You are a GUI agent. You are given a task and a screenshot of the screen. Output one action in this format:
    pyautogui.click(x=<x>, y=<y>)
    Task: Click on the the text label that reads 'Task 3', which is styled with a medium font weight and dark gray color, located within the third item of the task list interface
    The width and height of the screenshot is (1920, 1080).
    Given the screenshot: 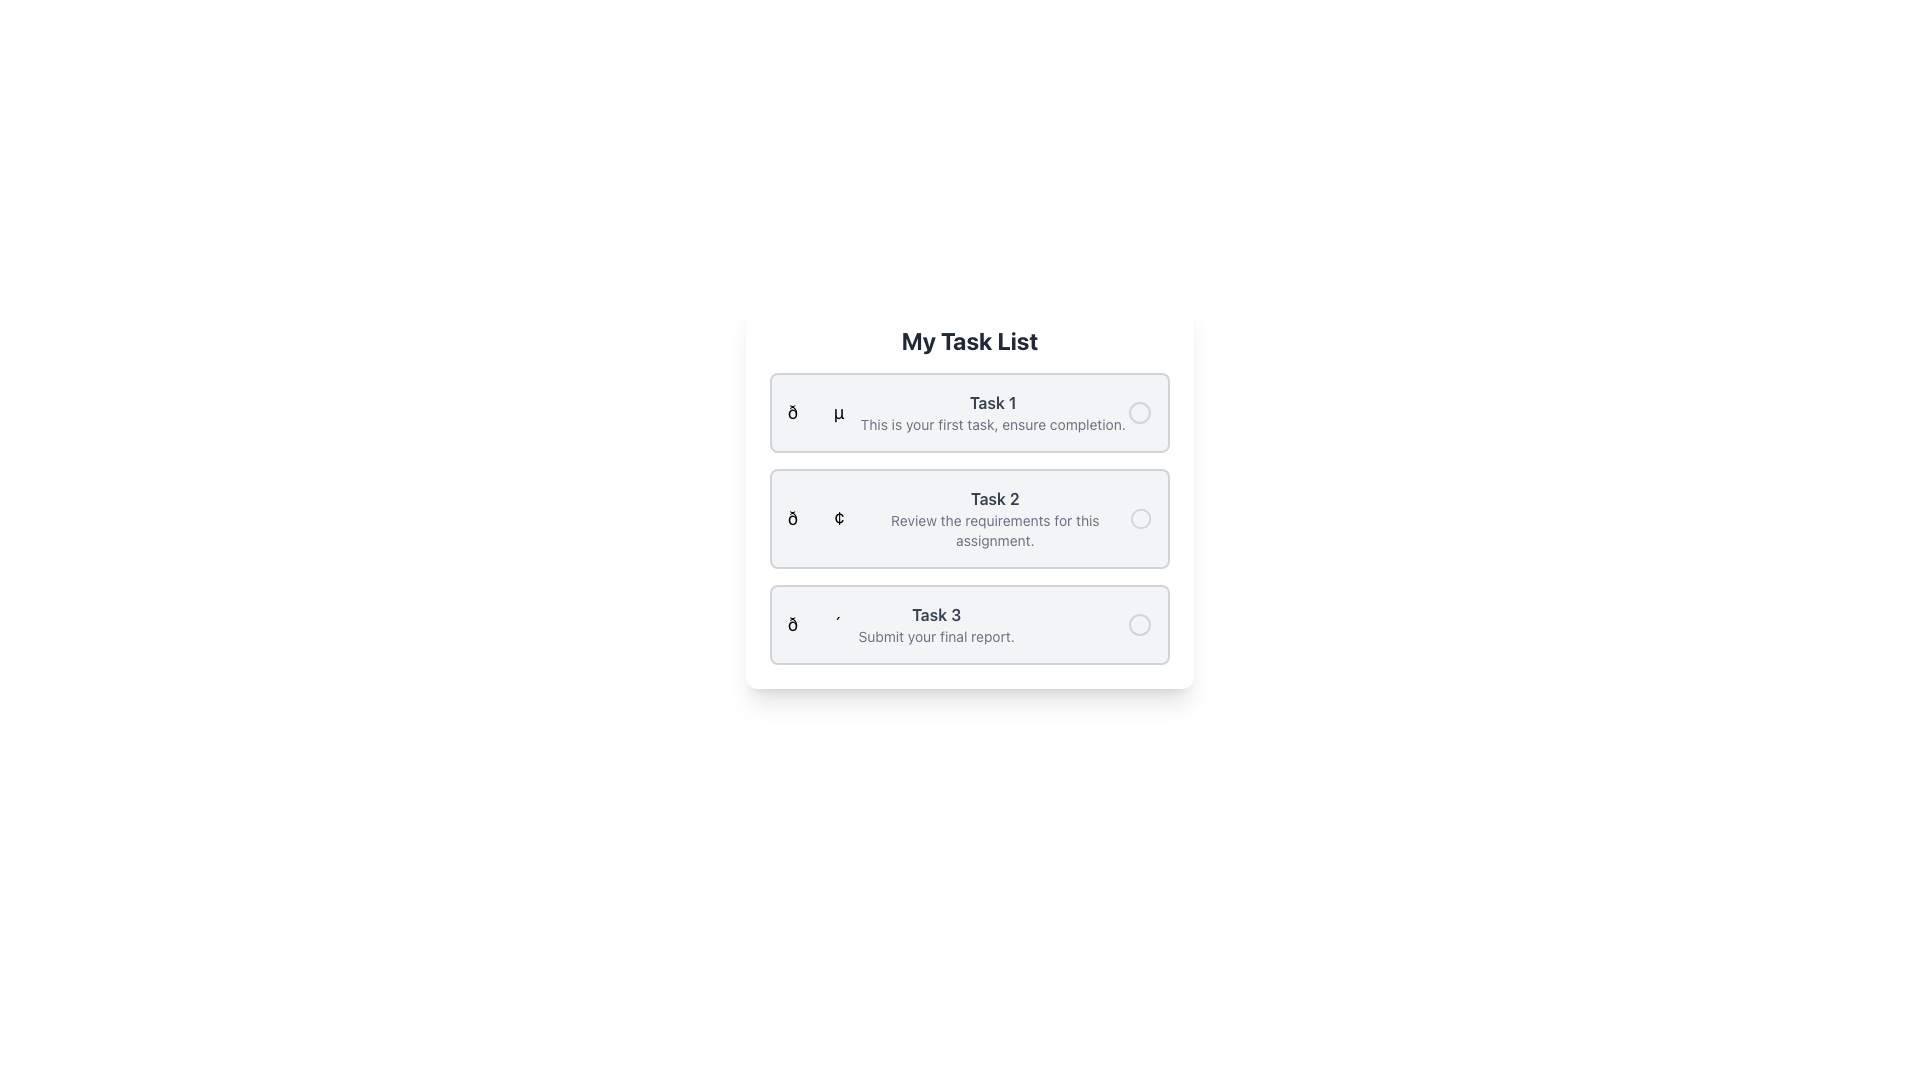 What is the action you would take?
    pyautogui.click(x=935, y=613)
    